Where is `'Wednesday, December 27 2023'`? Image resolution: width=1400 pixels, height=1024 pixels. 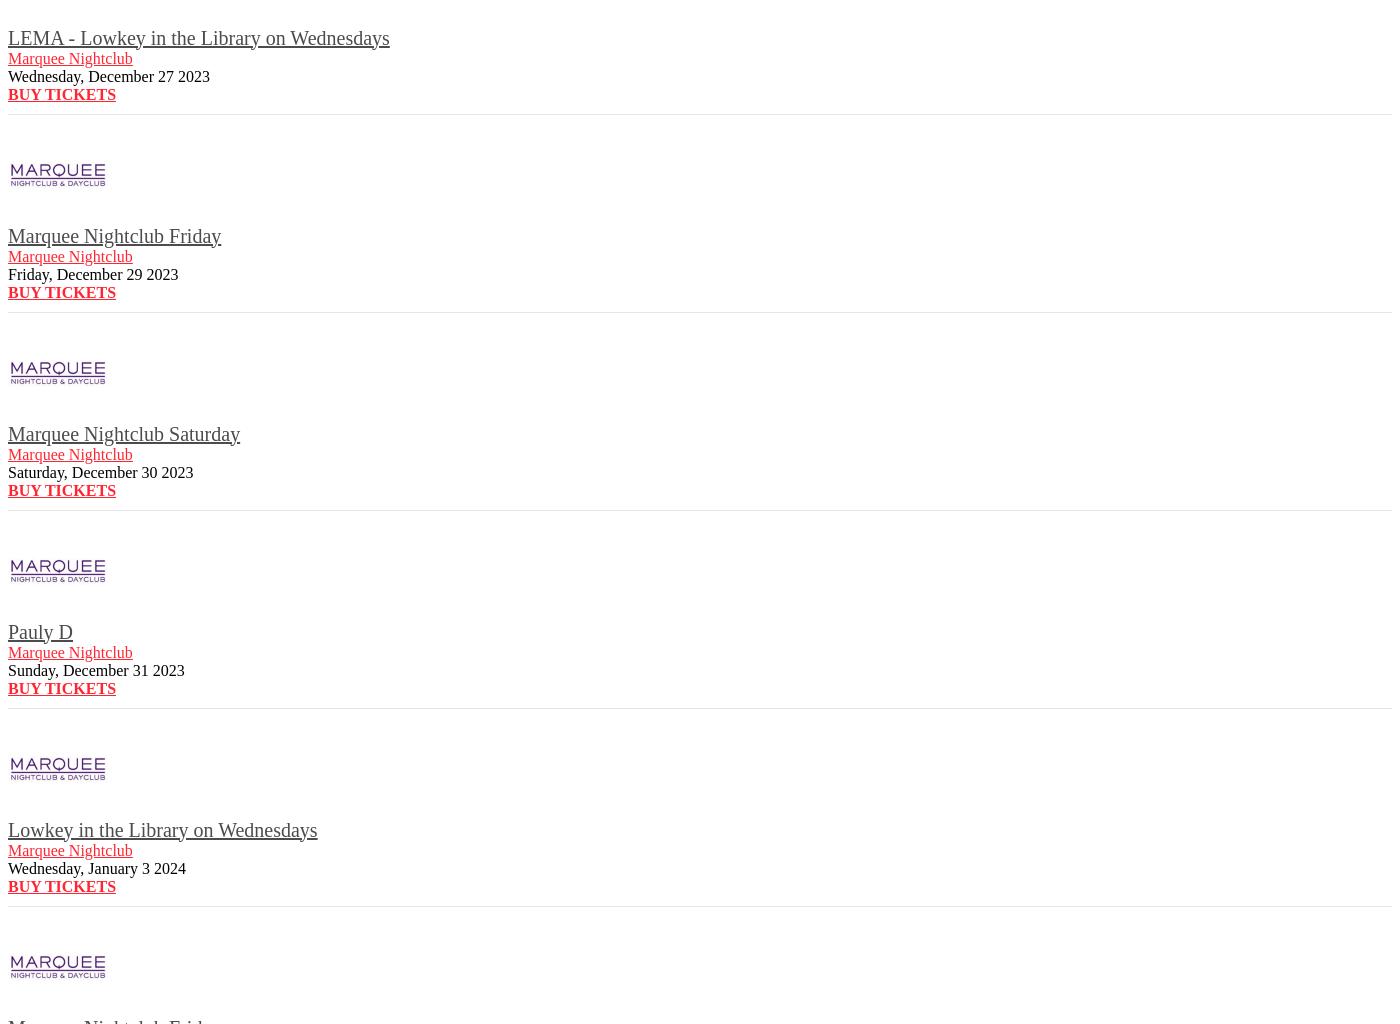
'Wednesday, December 27 2023' is located at coordinates (109, 74).